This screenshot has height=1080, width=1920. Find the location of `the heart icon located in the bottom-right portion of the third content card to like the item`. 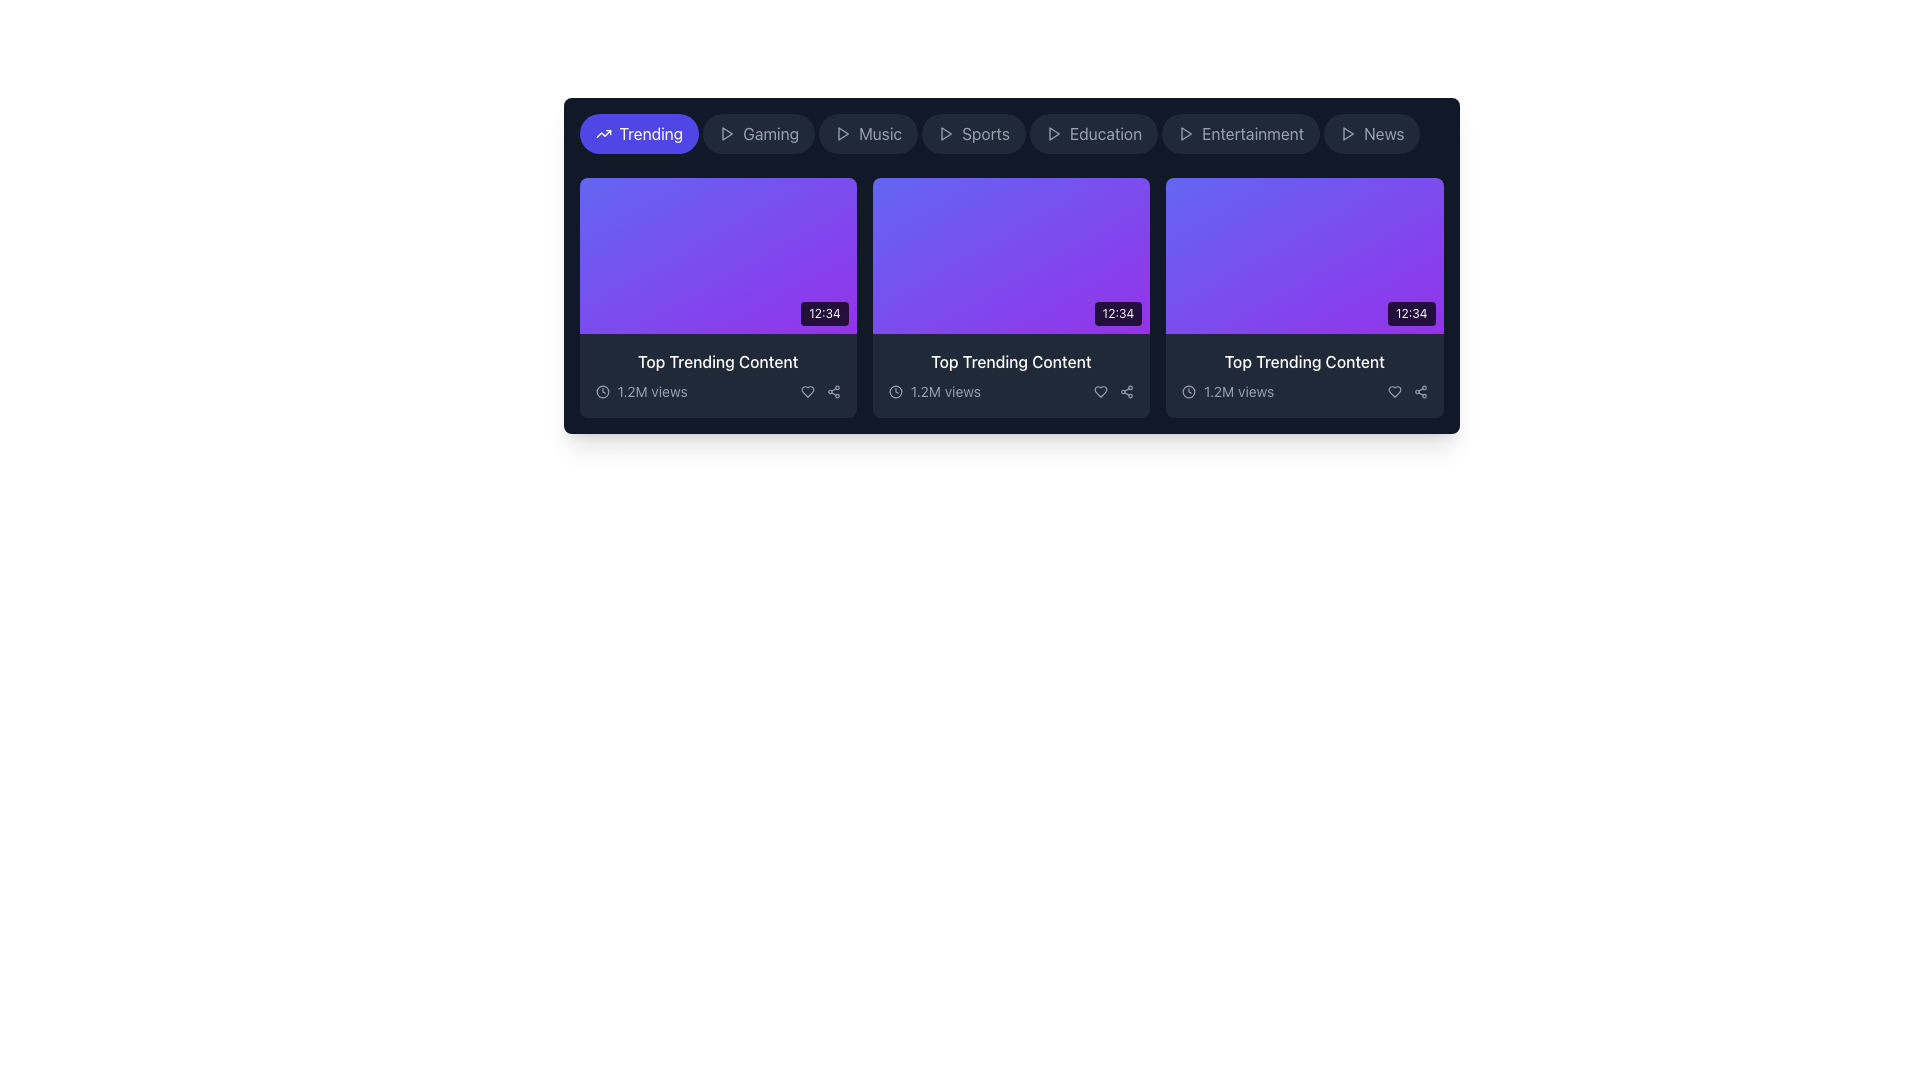

the heart icon located in the bottom-right portion of the third content card to like the item is located at coordinates (1393, 392).